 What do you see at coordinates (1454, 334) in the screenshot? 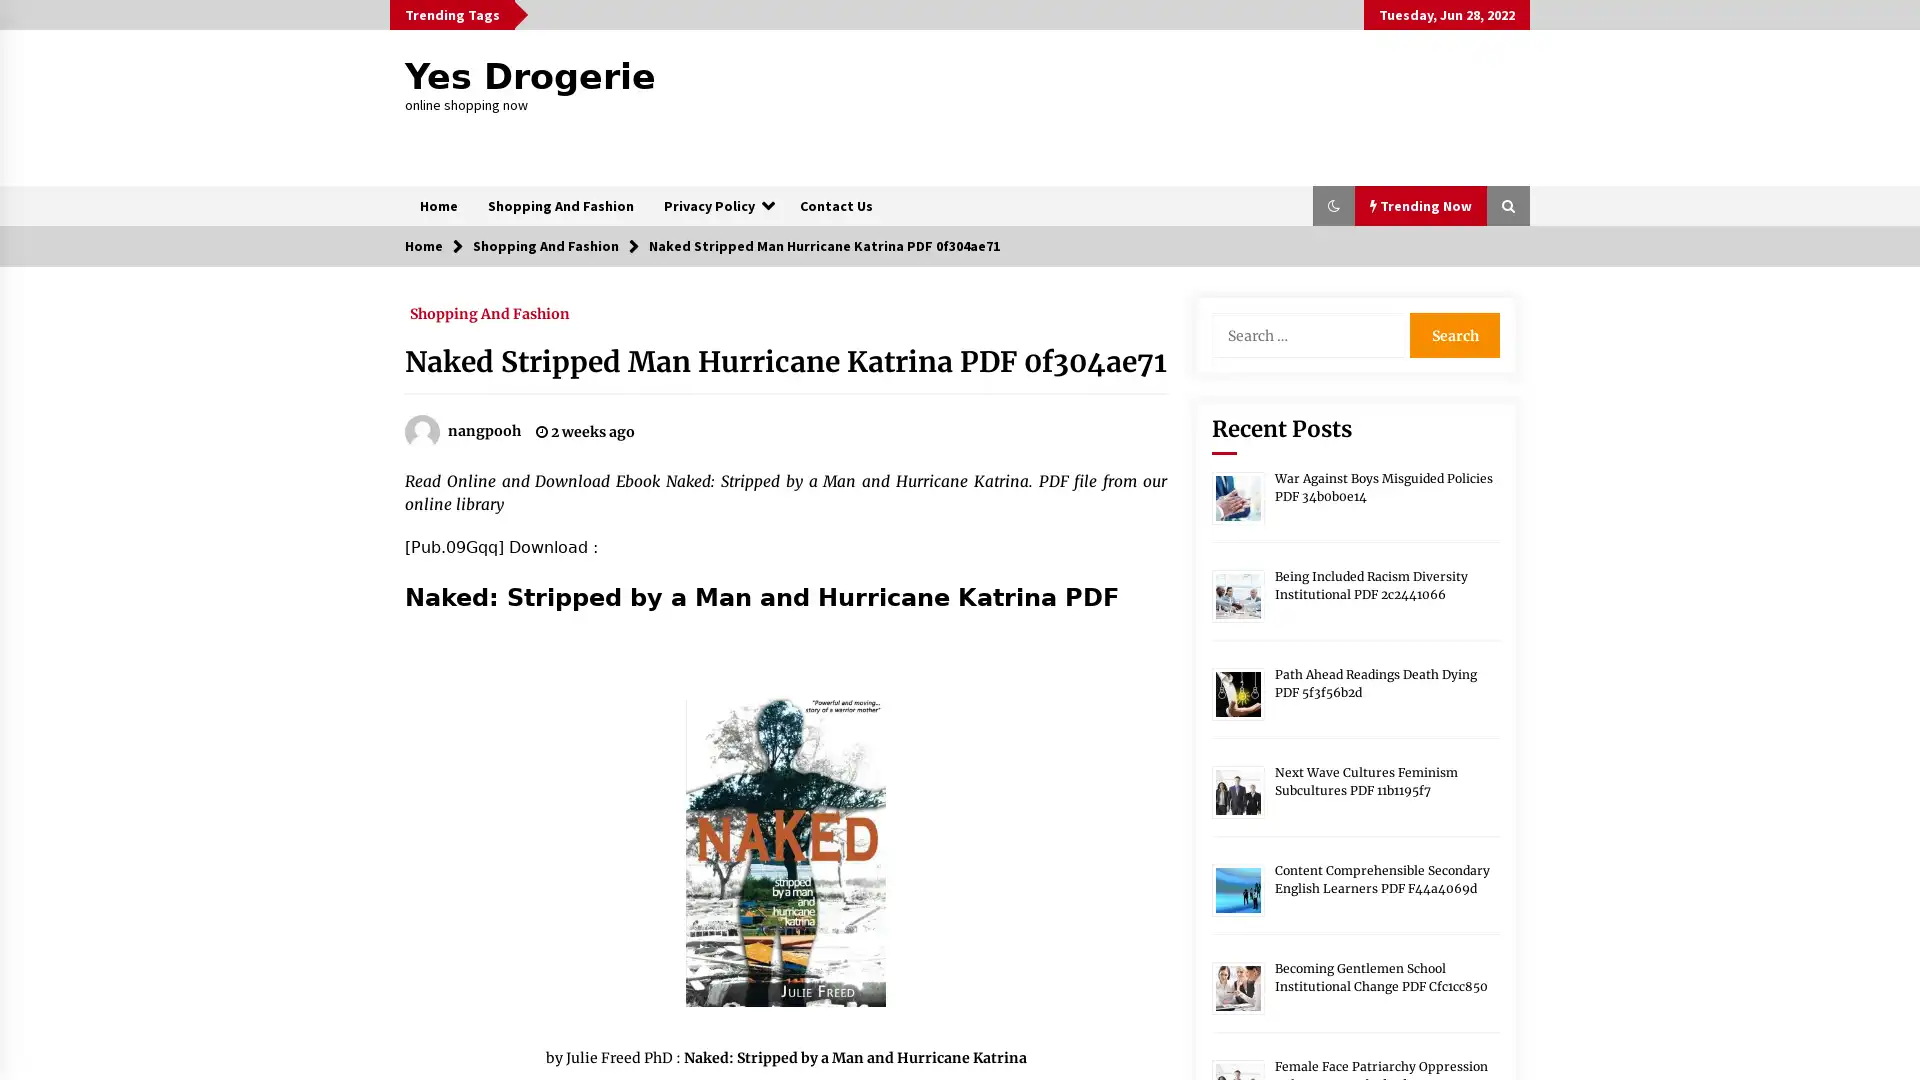
I see `Search` at bounding box center [1454, 334].